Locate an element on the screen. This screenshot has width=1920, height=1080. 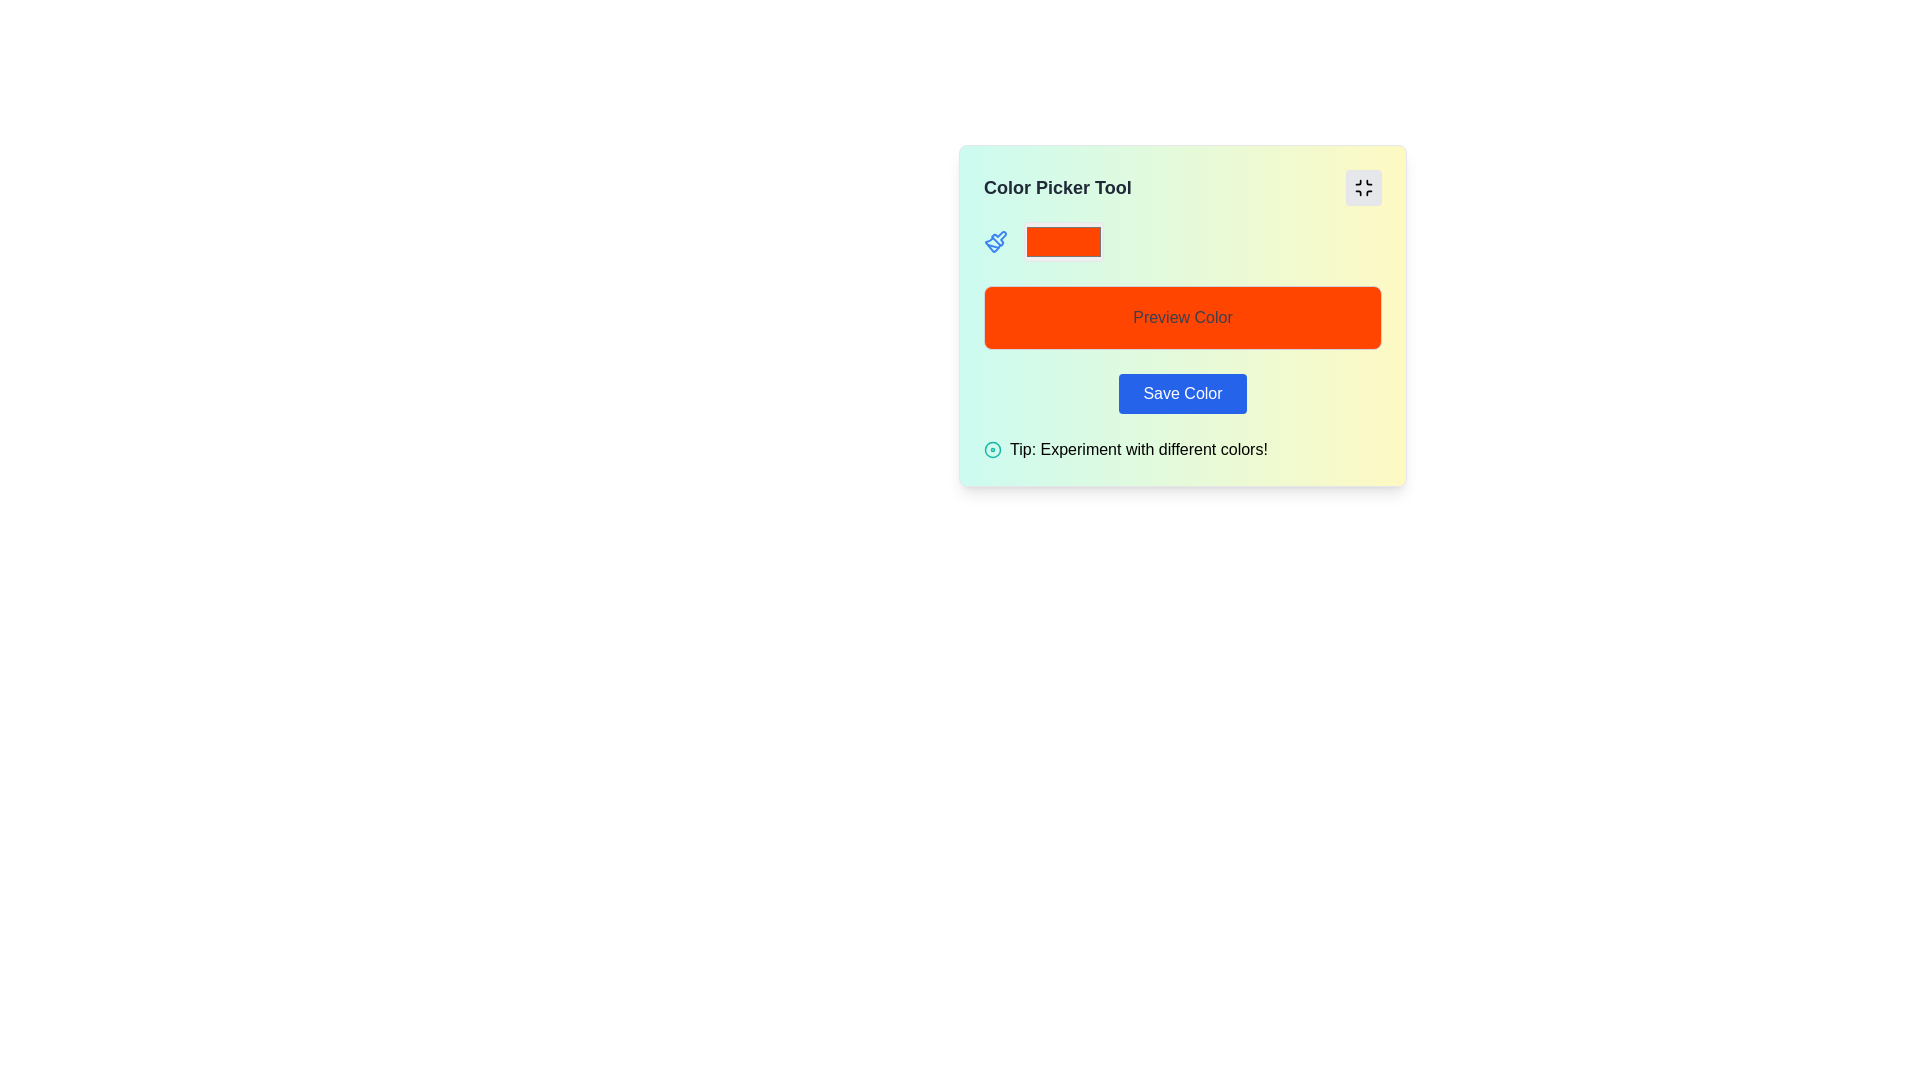
the paintbrush icon located as the first element on the left within the row of aligned components is located at coordinates (996, 241).